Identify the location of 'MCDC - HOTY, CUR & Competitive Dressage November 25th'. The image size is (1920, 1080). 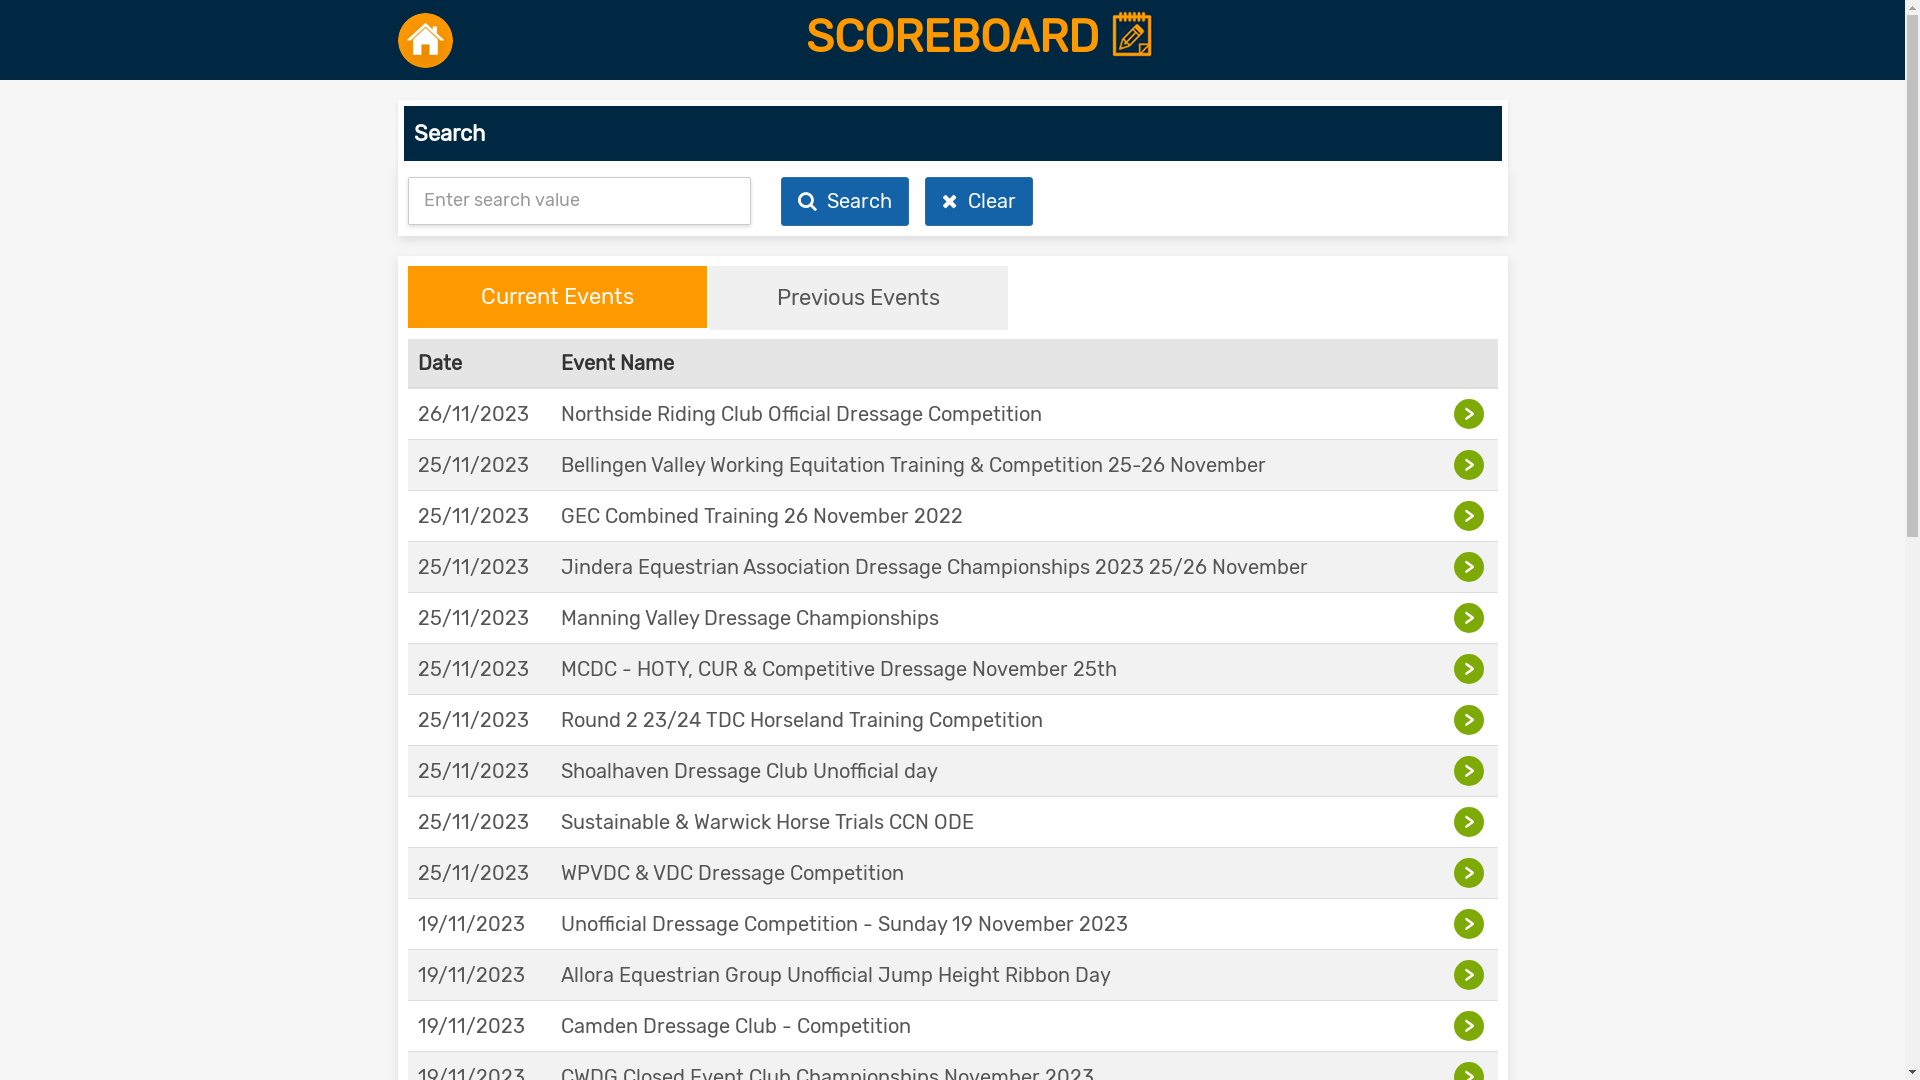
(839, 668).